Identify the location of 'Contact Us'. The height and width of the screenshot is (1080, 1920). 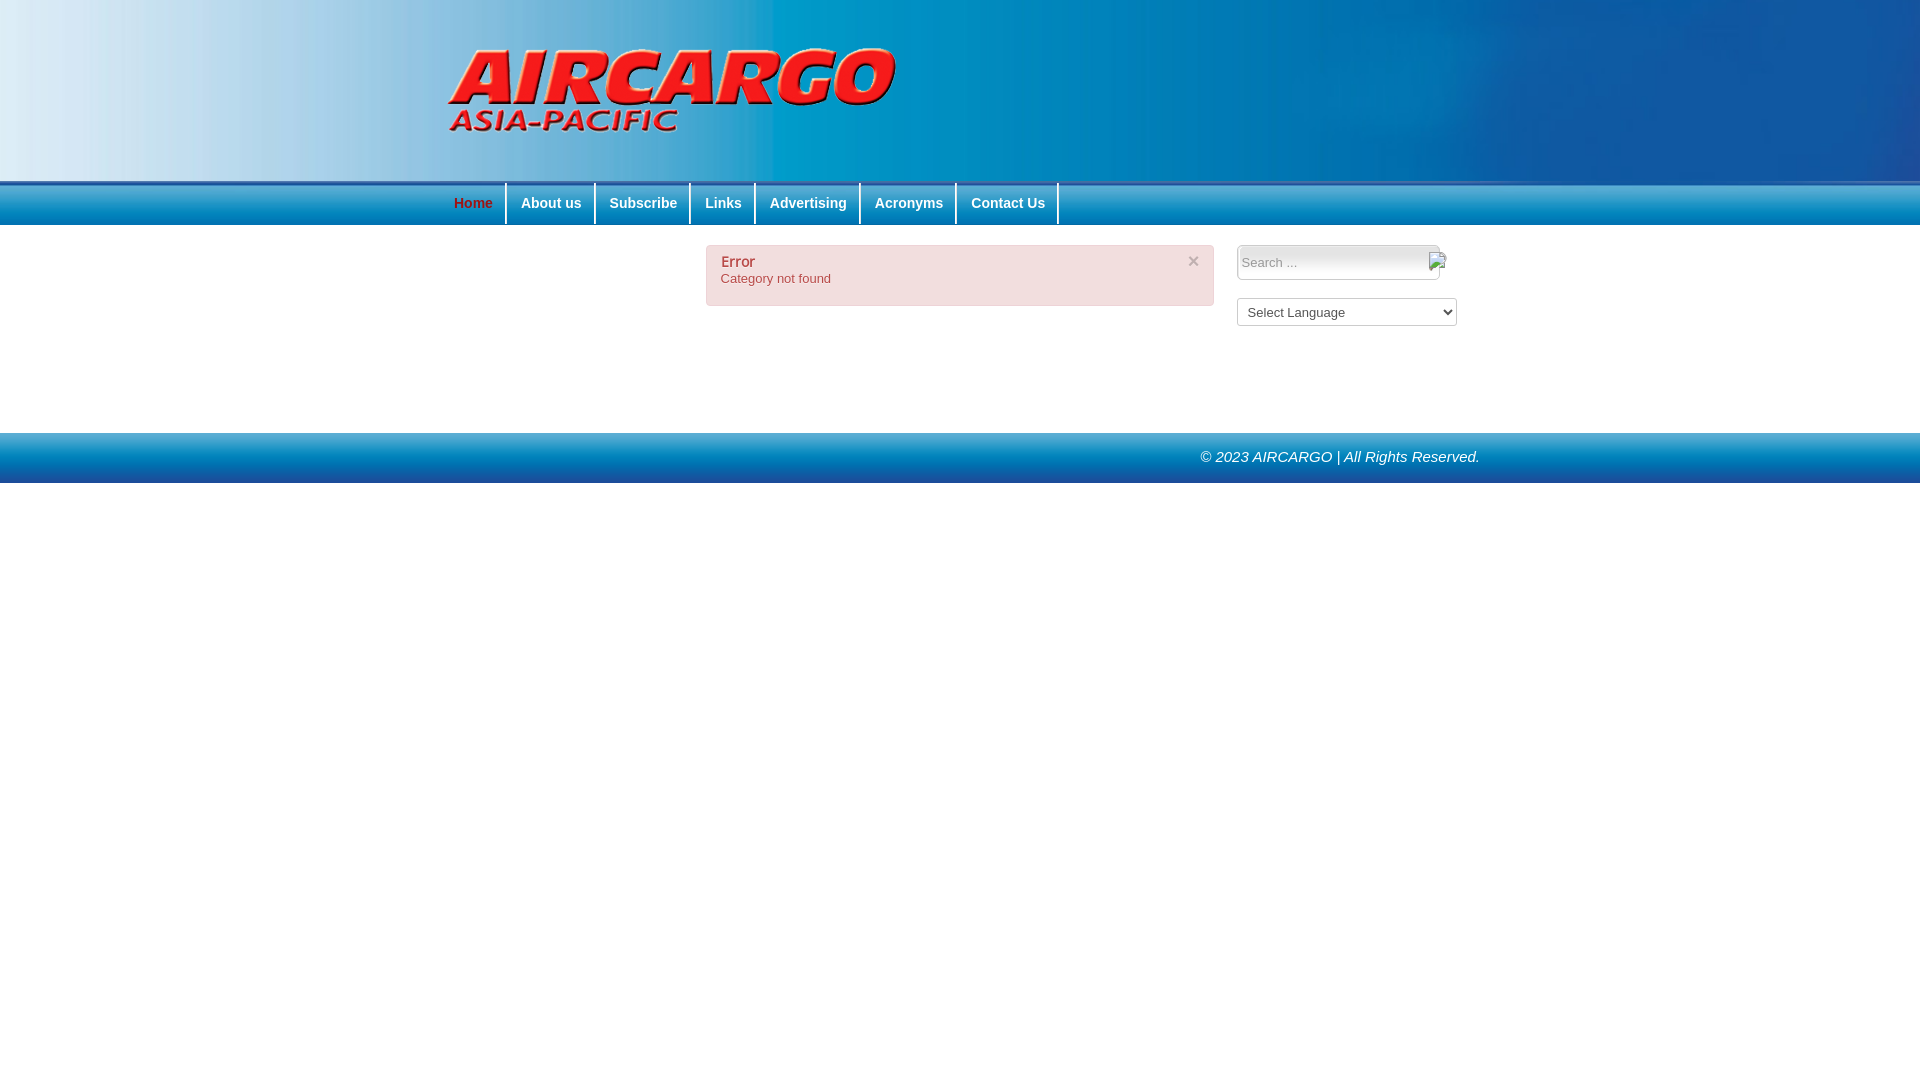
(955, 203).